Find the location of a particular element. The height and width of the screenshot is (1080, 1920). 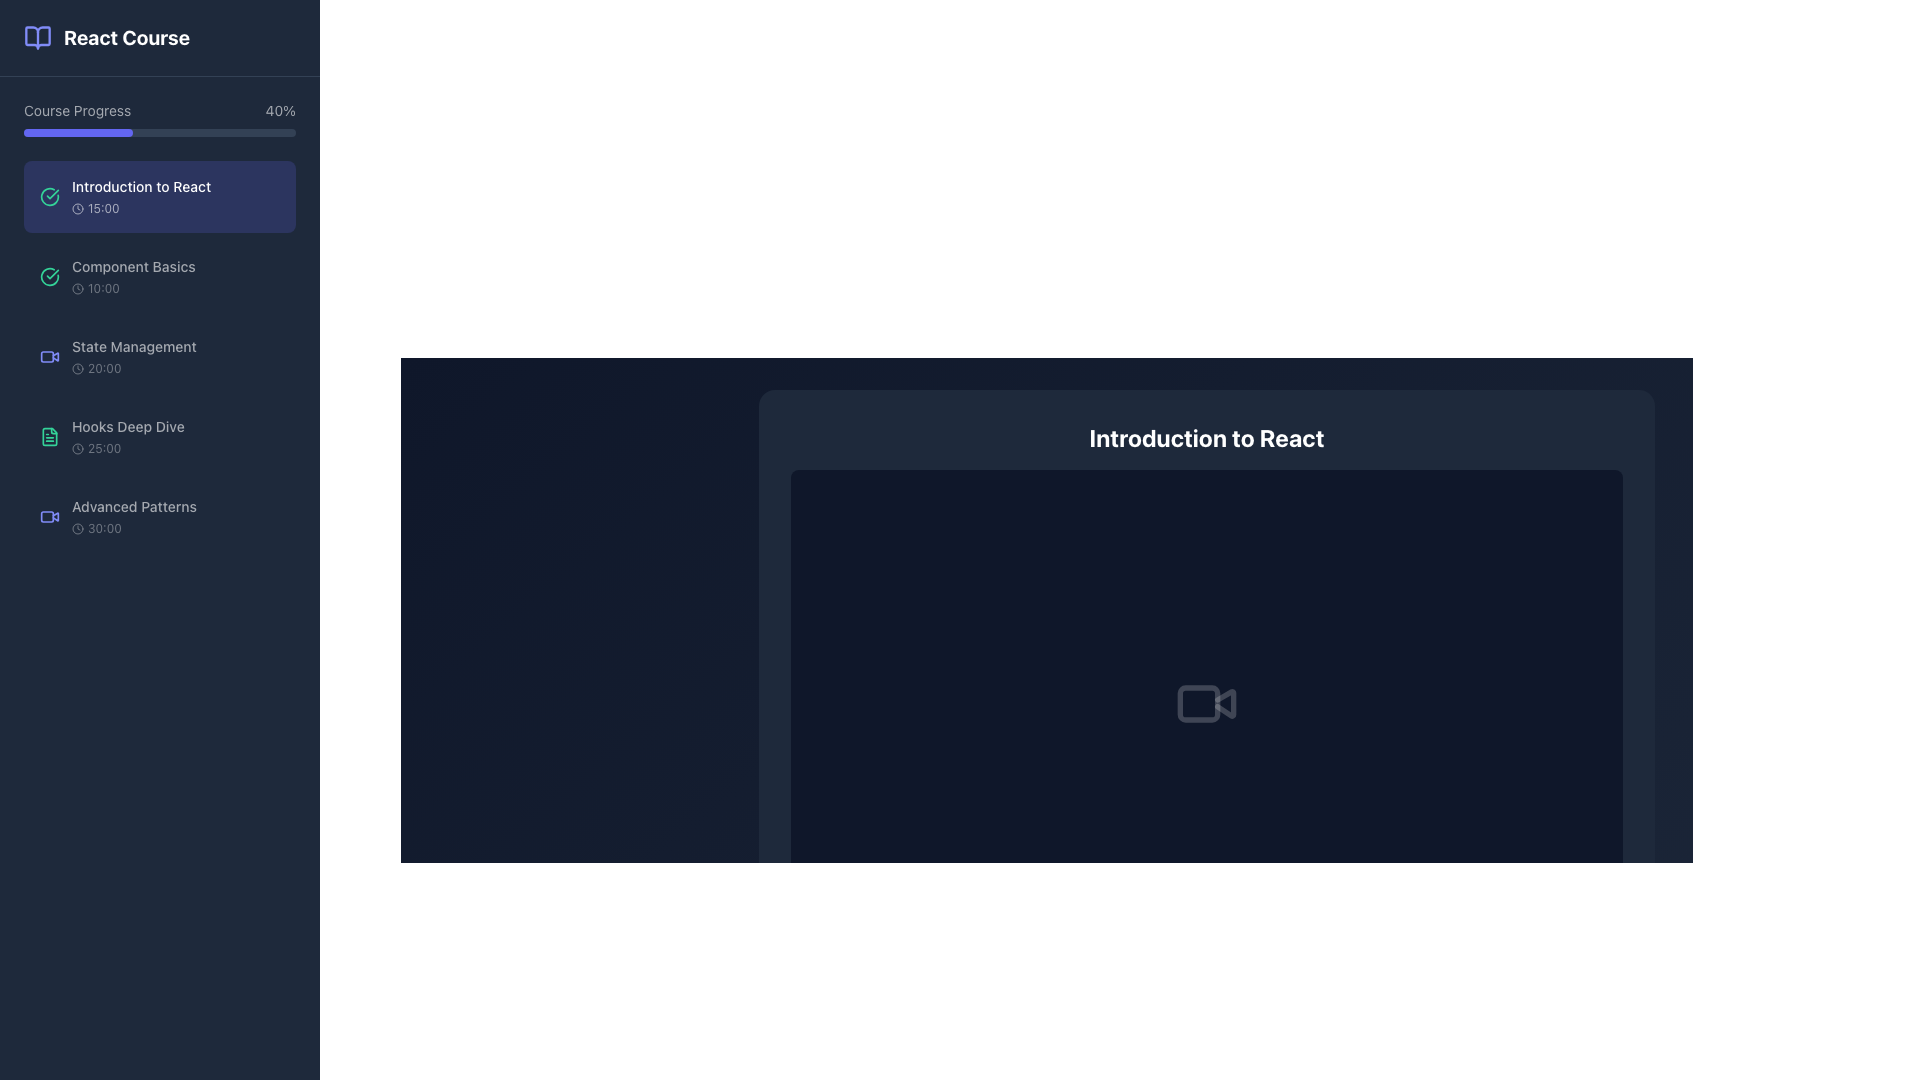

the 'Advanced Patterns' list item in the left sidebar under the 'React Course' heading is located at coordinates (176, 515).